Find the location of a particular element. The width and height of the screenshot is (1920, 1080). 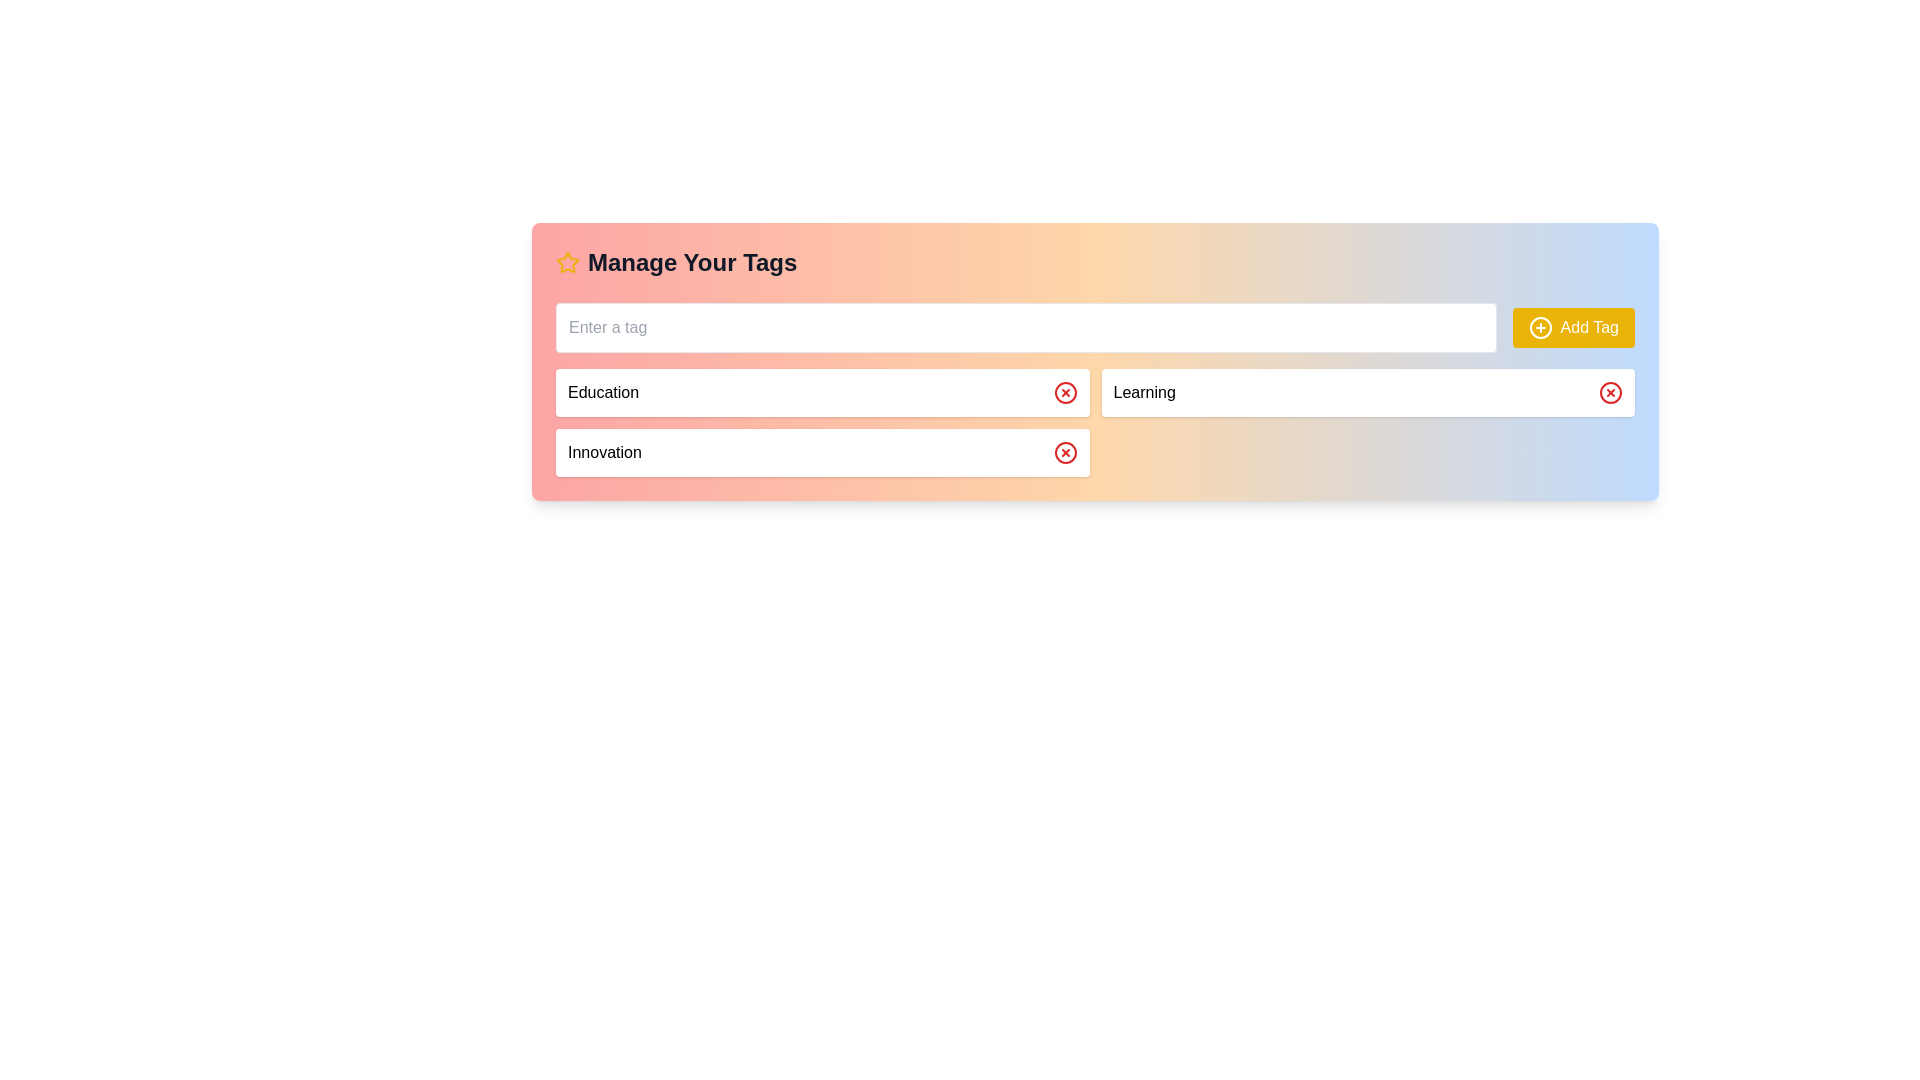

the decorative icon with a plus sign inside the yellow 'Add Tag' button to trigger the tooltip or hover effect is located at coordinates (1539, 326).